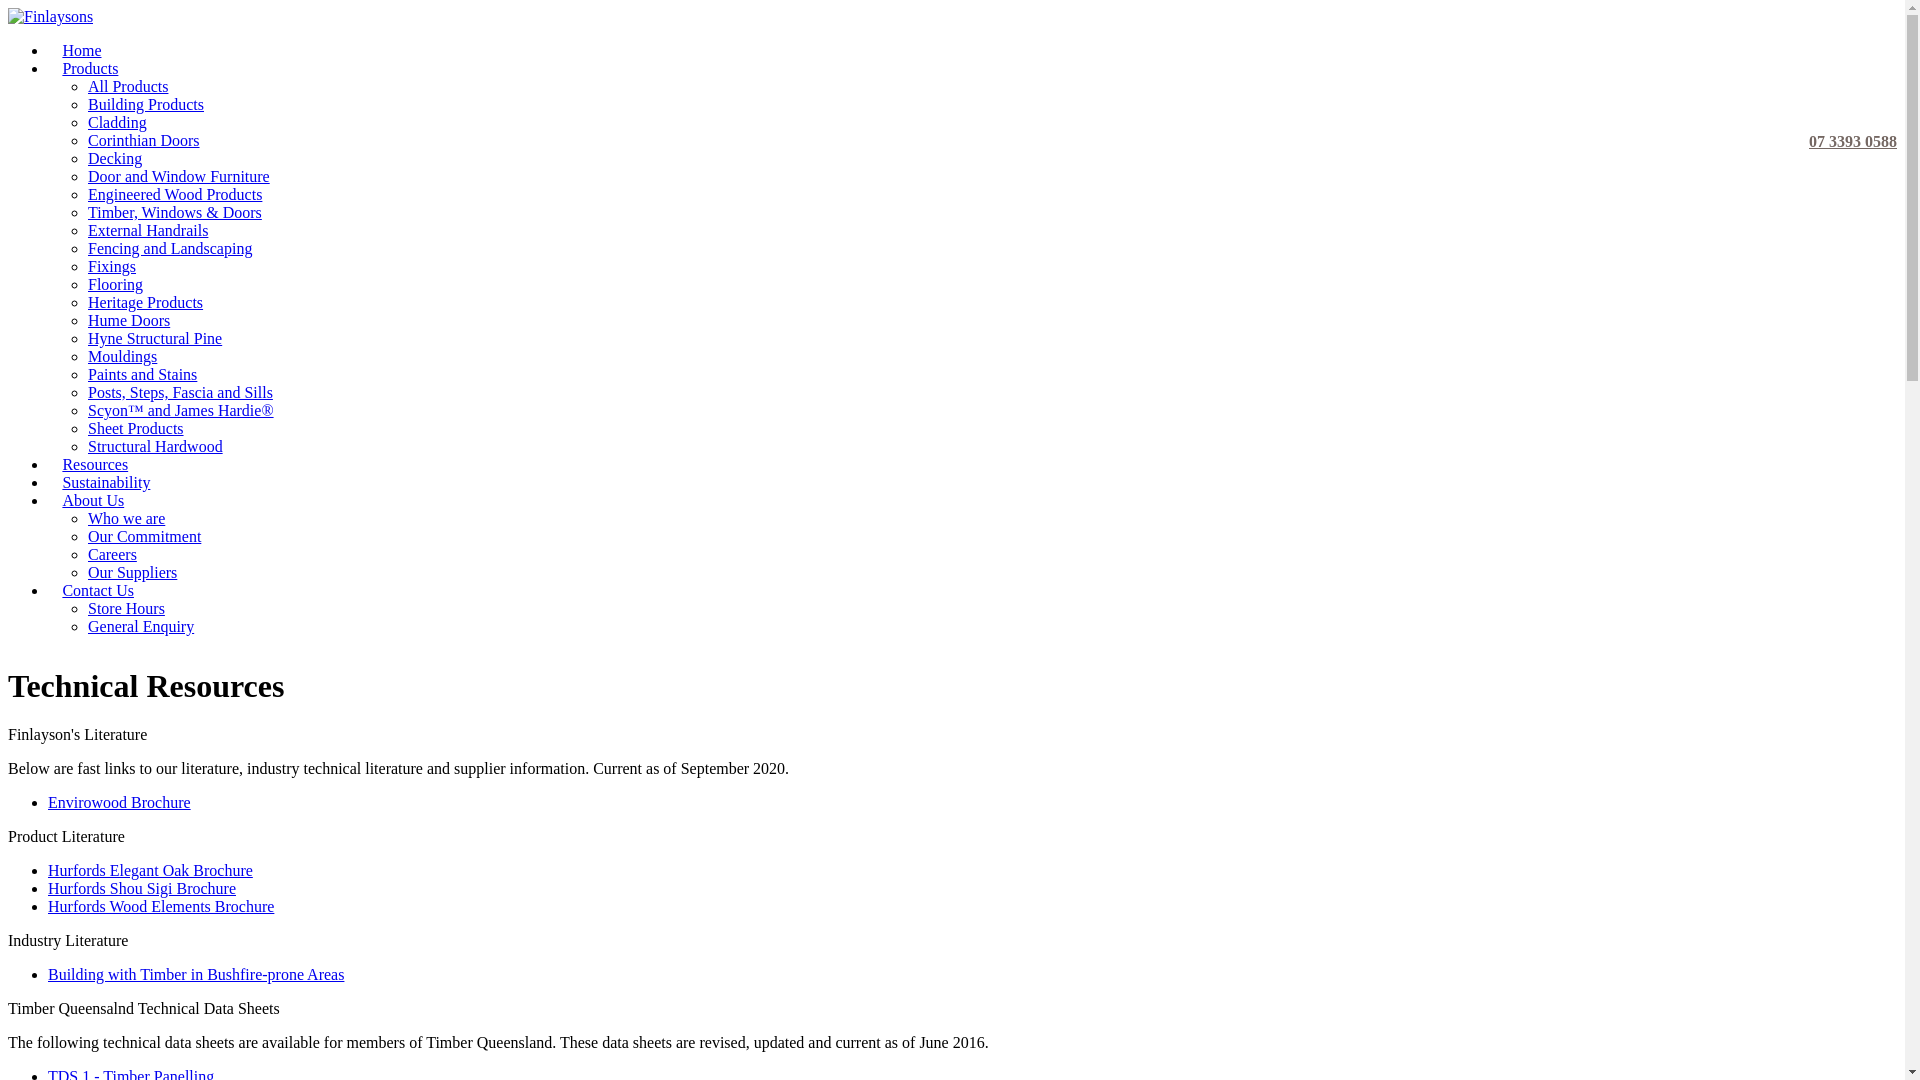  What do you see at coordinates (121, 355) in the screenshot?
I see `'Mouldings'` at bounding box center [121, 355].